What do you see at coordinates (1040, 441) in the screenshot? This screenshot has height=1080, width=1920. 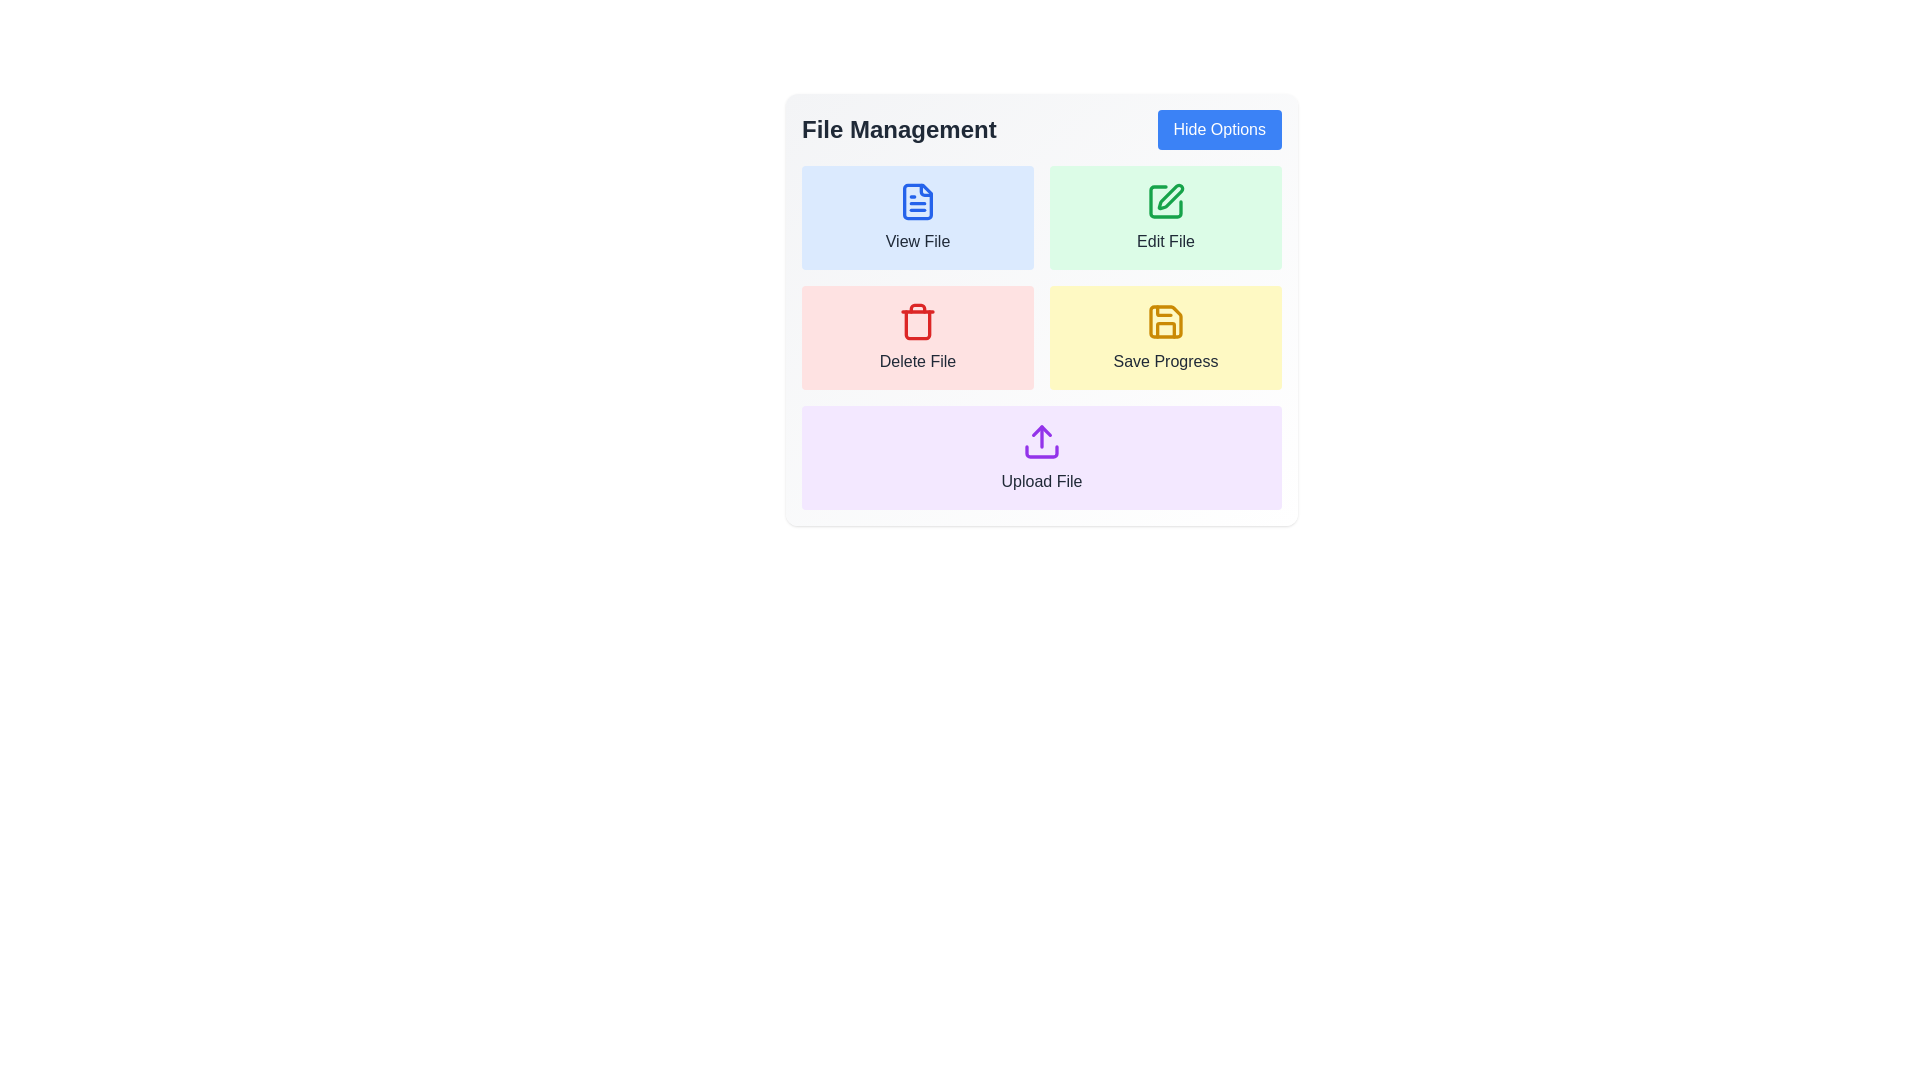 I see `the purple upward arrow icon within the 'Upload File' button located at the bottom center of the grid layout` at bounding box center [1040, 441].